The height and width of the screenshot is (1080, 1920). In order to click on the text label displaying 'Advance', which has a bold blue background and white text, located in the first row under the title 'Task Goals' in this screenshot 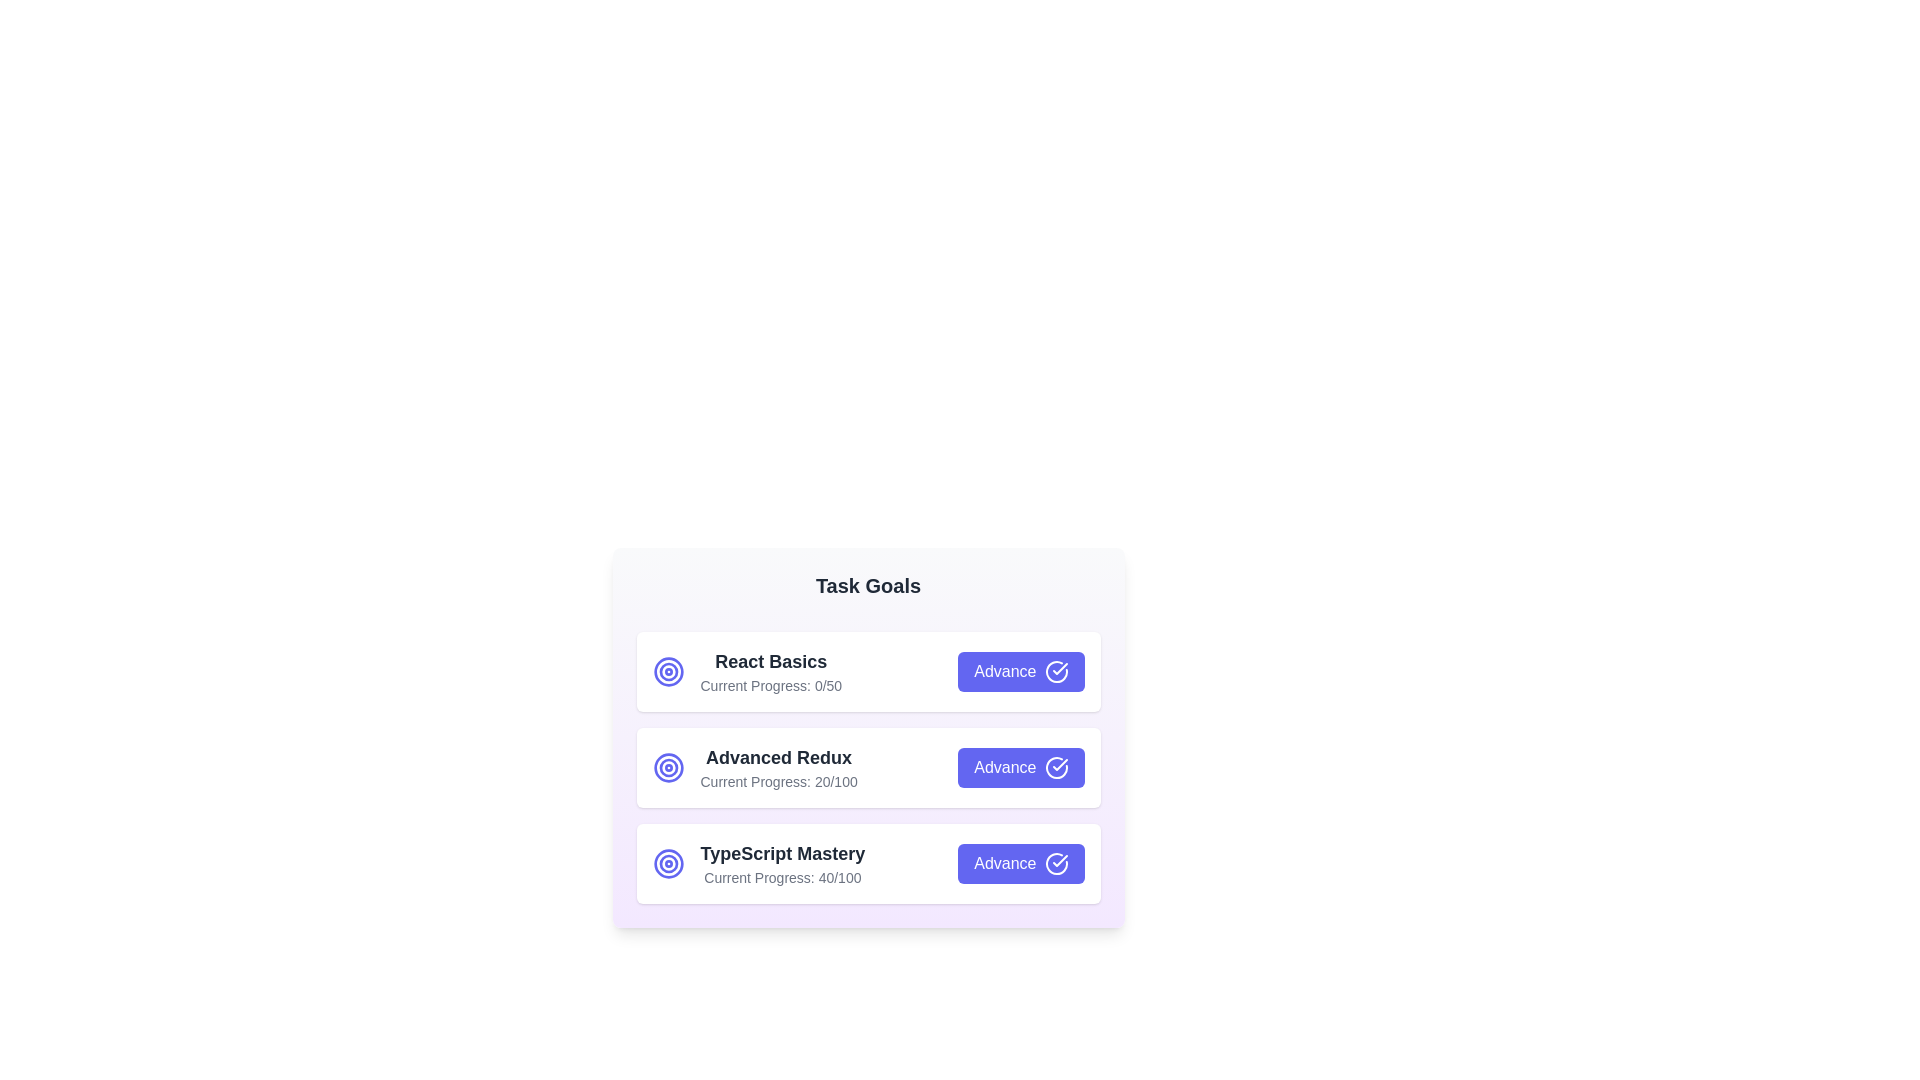, I will do `click(1005, 671)`.